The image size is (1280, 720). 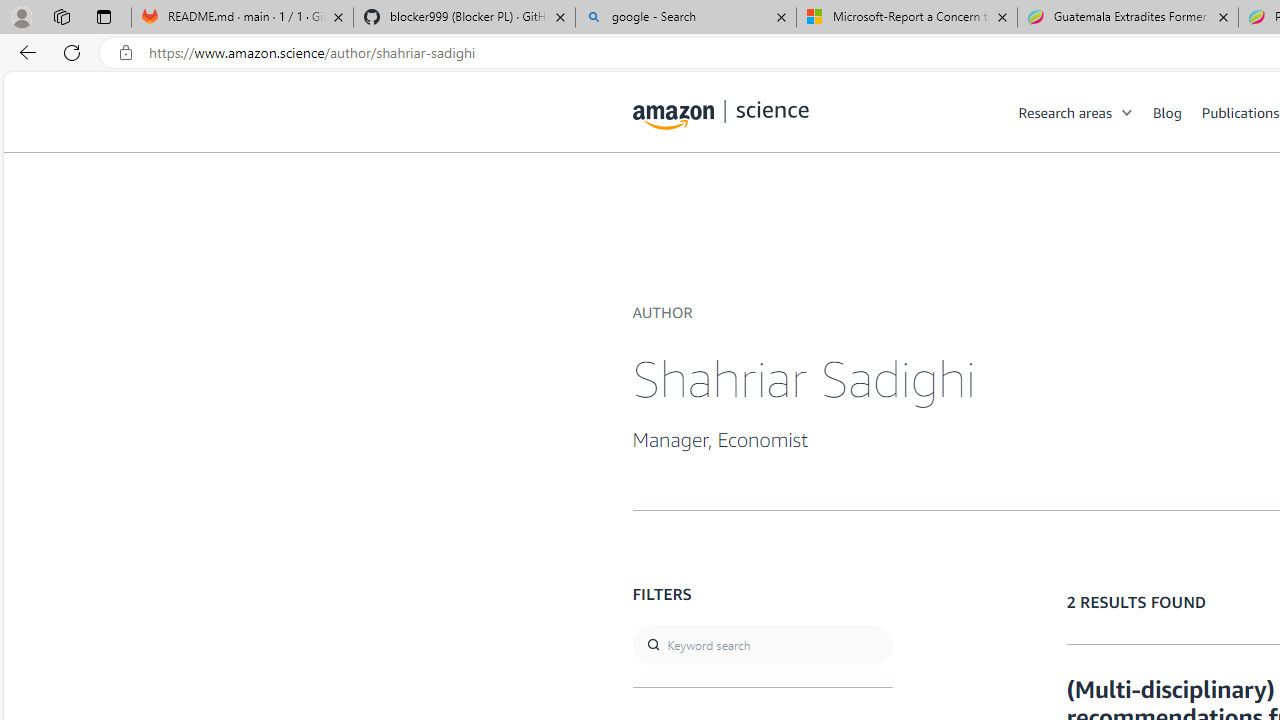 I want to click on 'Research areas', so click(x=1064, y=111).